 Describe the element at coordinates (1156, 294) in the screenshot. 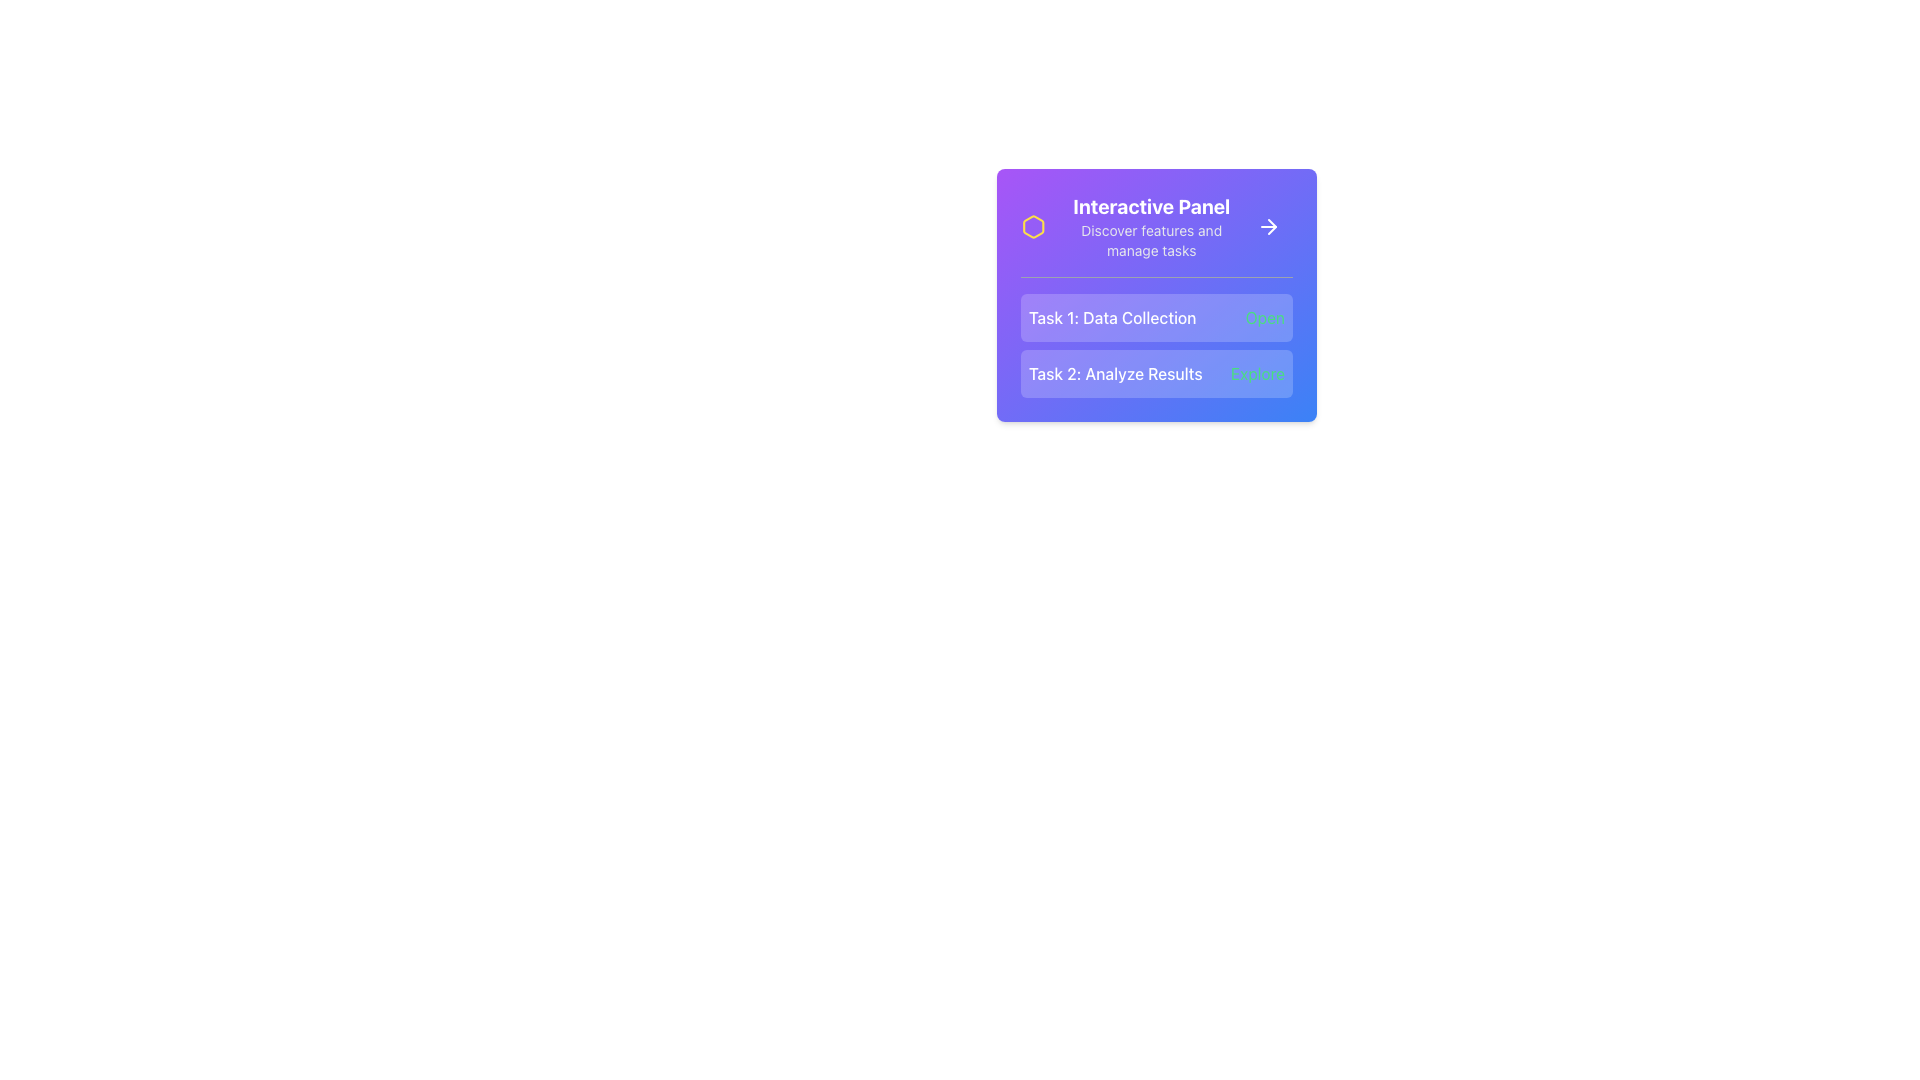

I see `the task management dashboard panel` at that location.